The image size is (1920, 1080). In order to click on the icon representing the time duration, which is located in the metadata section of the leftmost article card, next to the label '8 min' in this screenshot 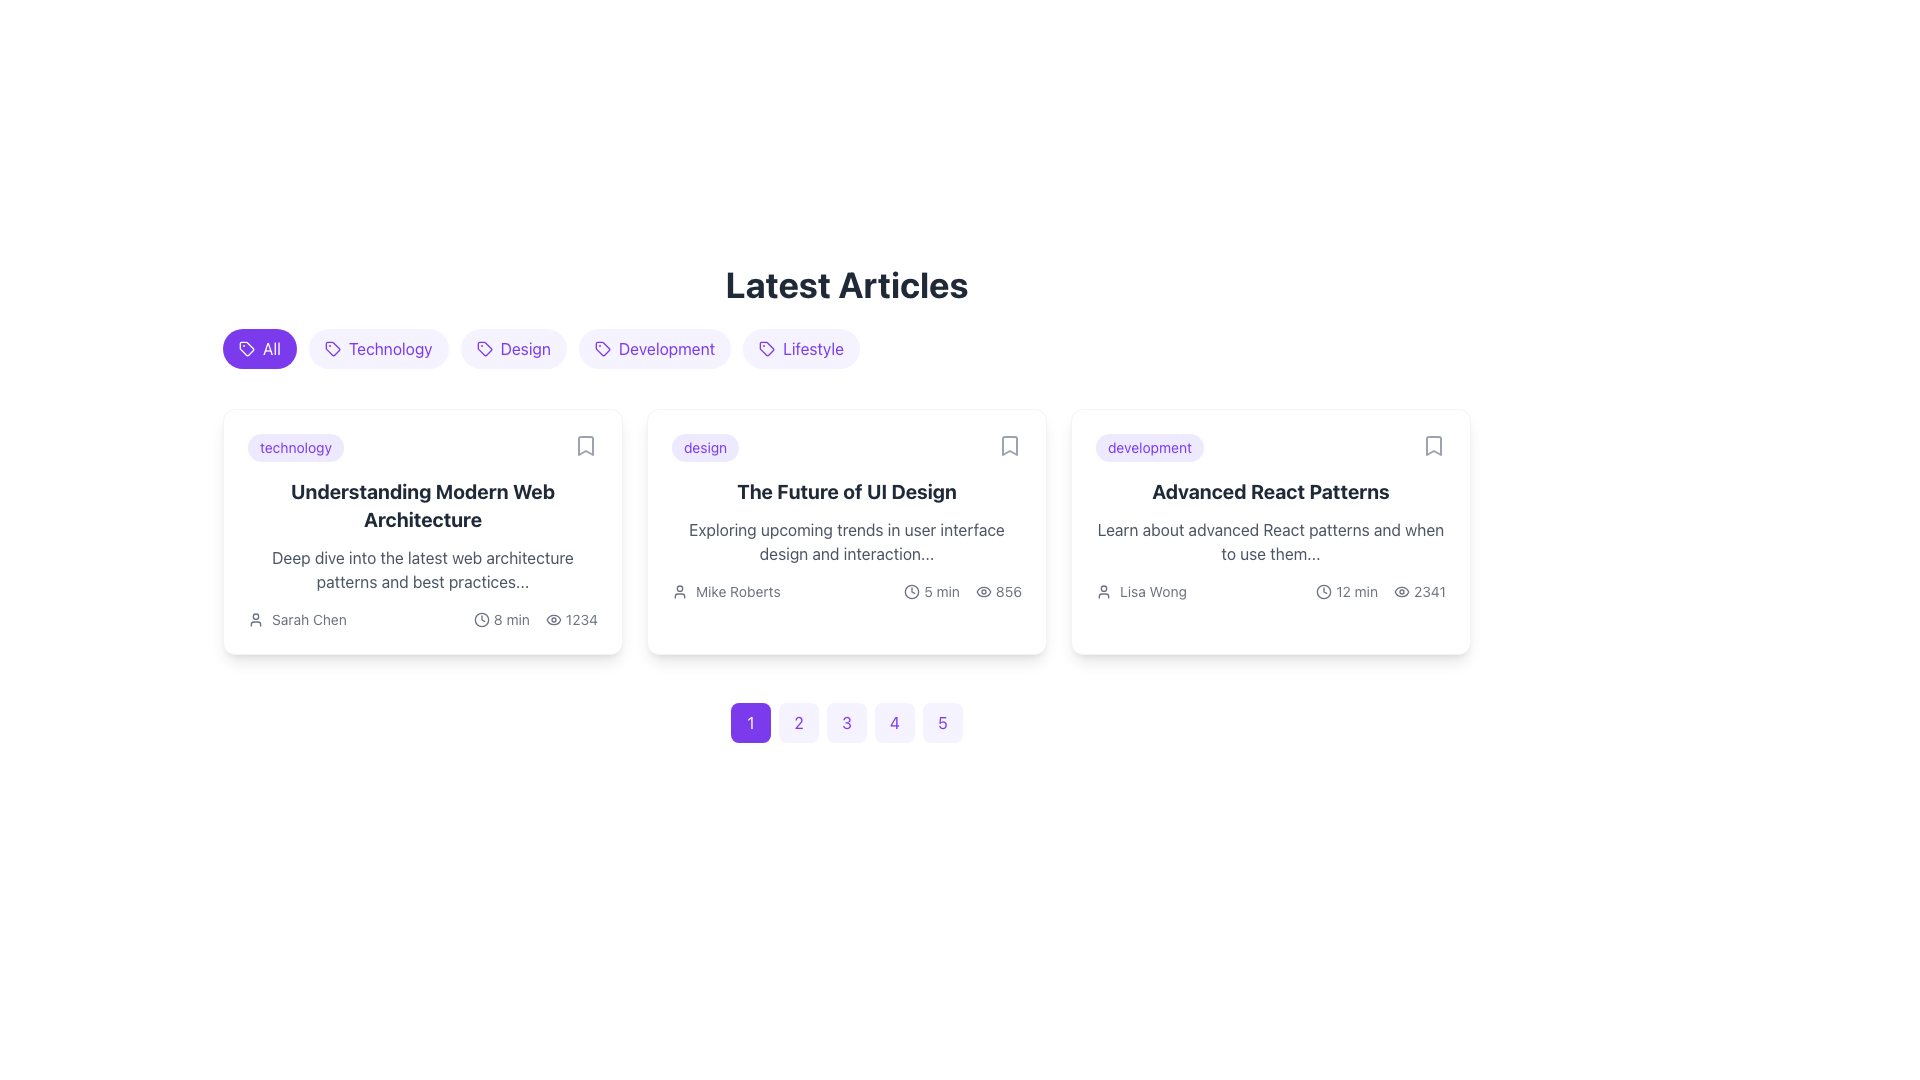, I will do `click(481, 619)`.